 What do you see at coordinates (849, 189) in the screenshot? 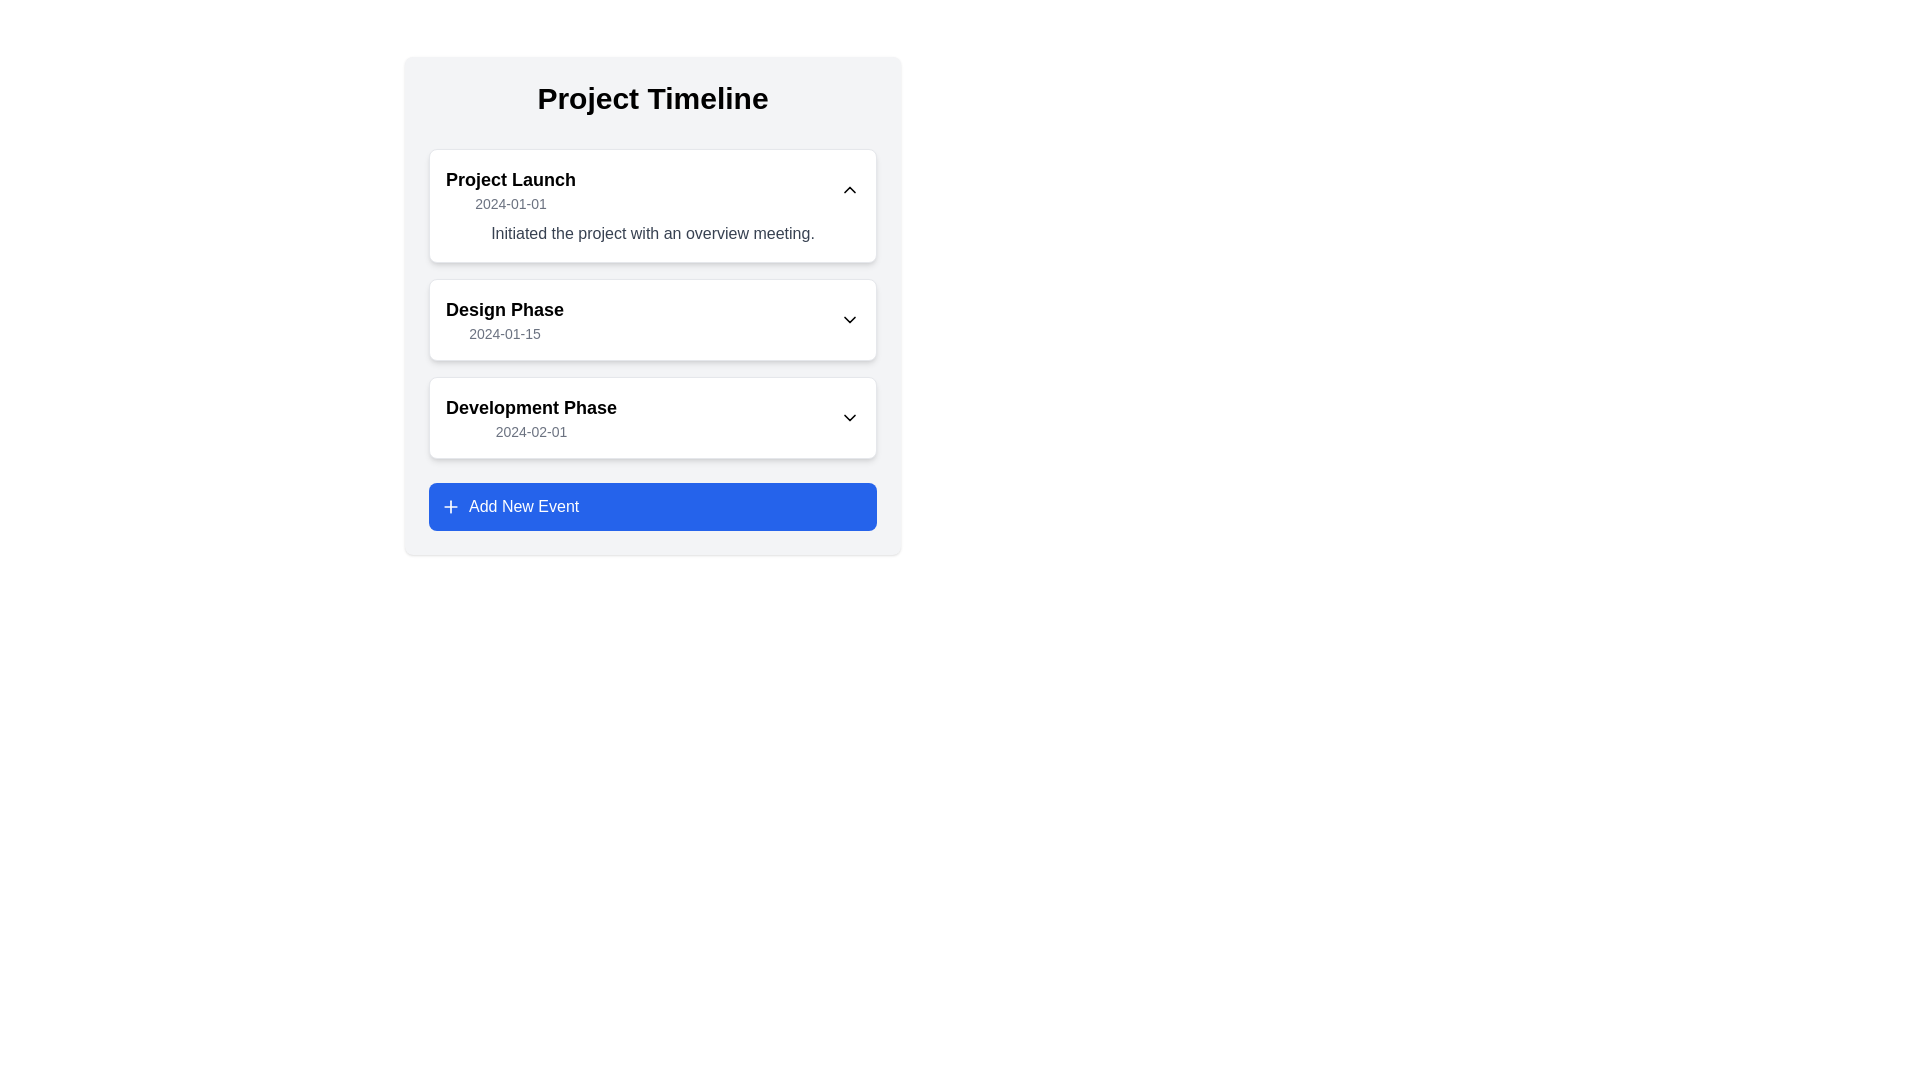
I see `the small upward-pointing triangle icon styled as a chevron located at the far right edge of the 'Project Launch' header` at bounding box center [849, 189].